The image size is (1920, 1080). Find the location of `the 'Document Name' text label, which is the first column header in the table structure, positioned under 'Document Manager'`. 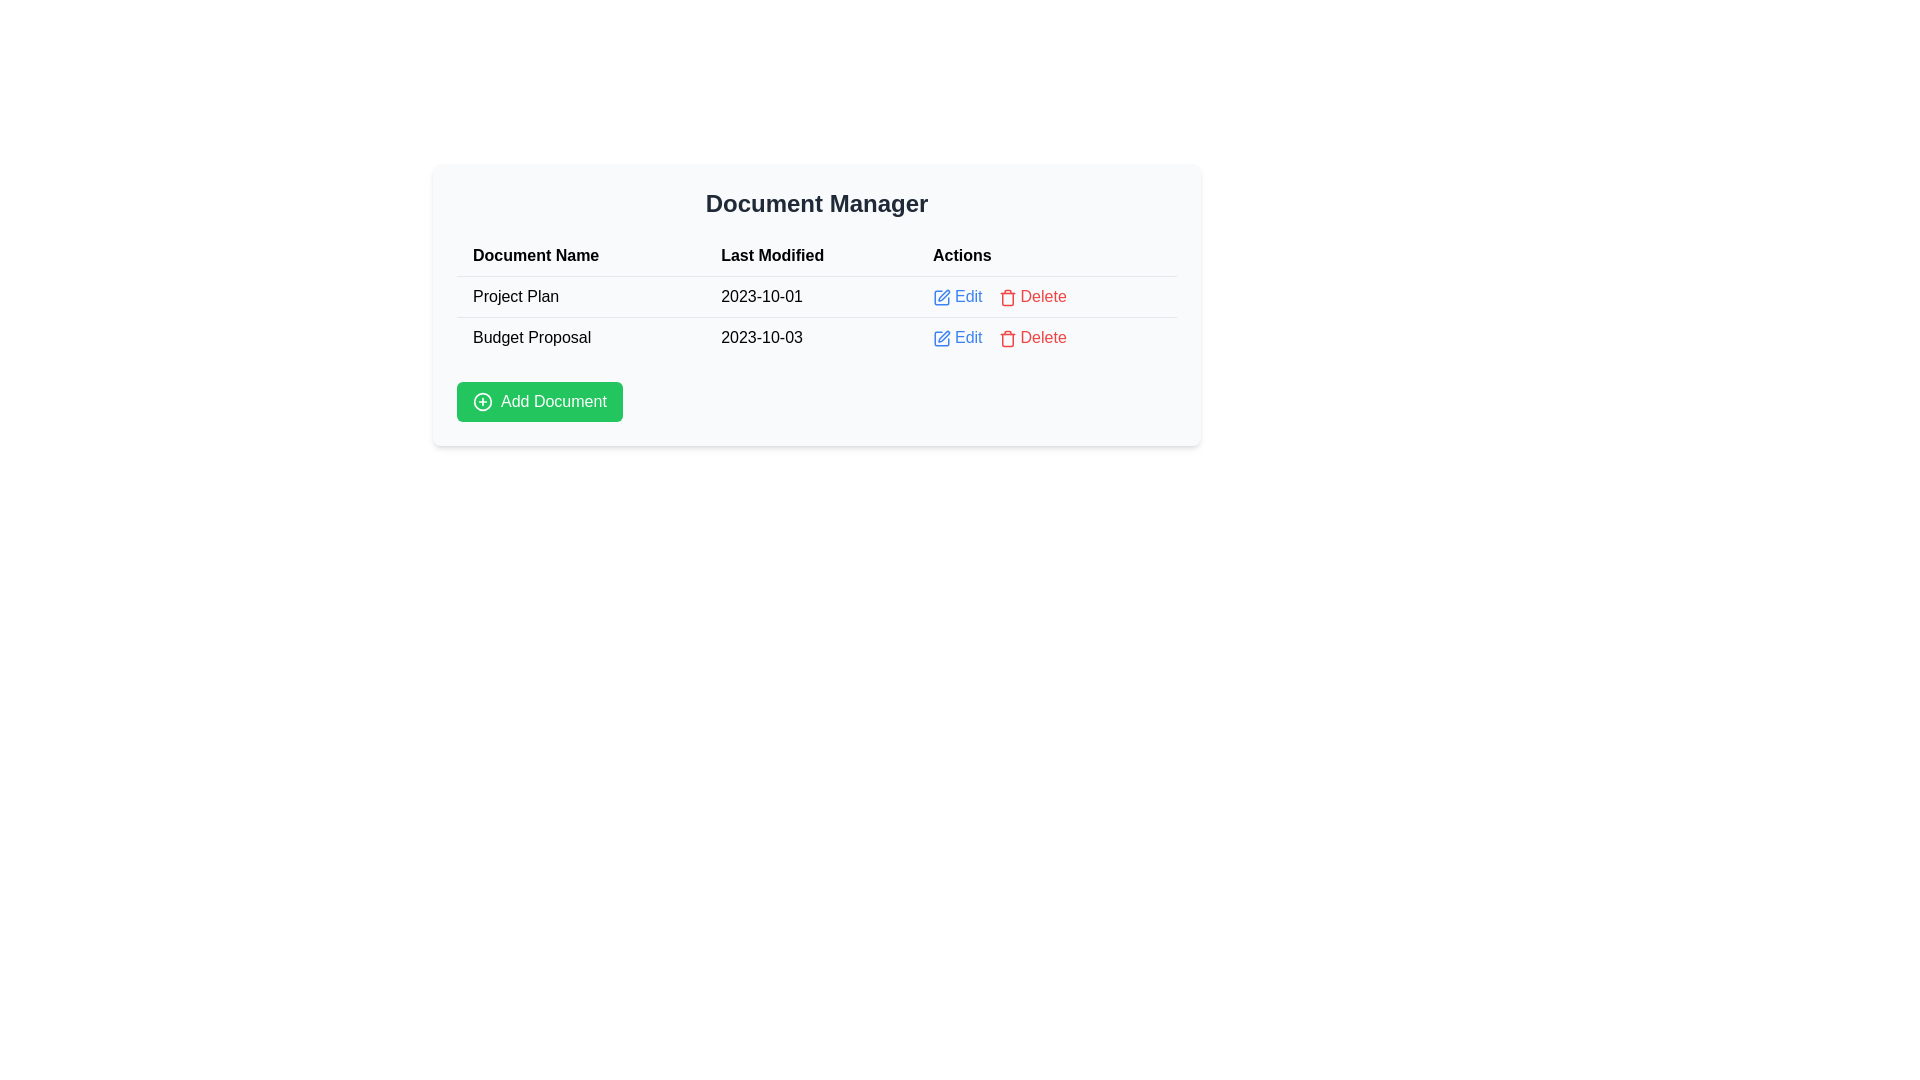

the 'Document Name' text label, which is the first column header in the table structure, positioned under 'Document Manager' is located at coordinates (579, 255).